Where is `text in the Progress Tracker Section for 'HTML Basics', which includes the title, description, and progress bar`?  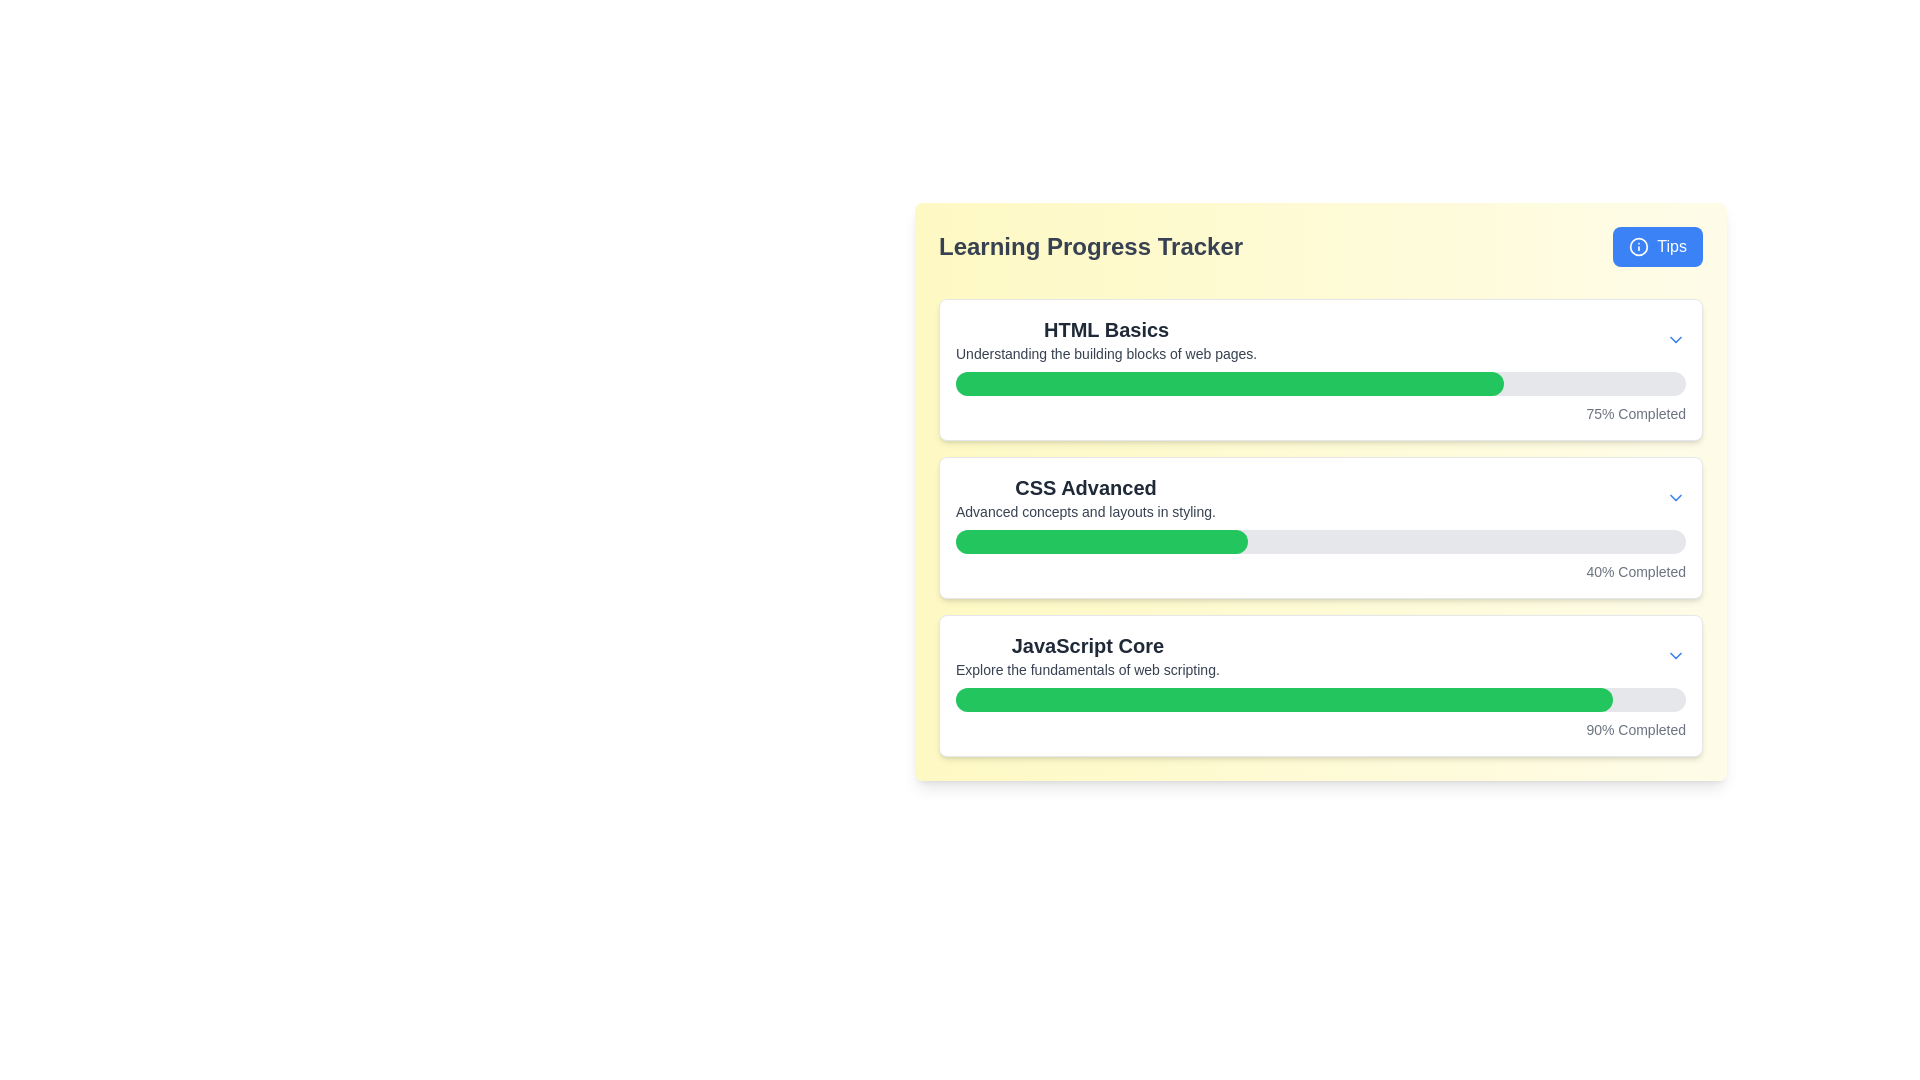
text in the Progress Tracker Section for 'HTML Basics', which includes the title, description, and progress bar is located at coordinates (1320, 370).